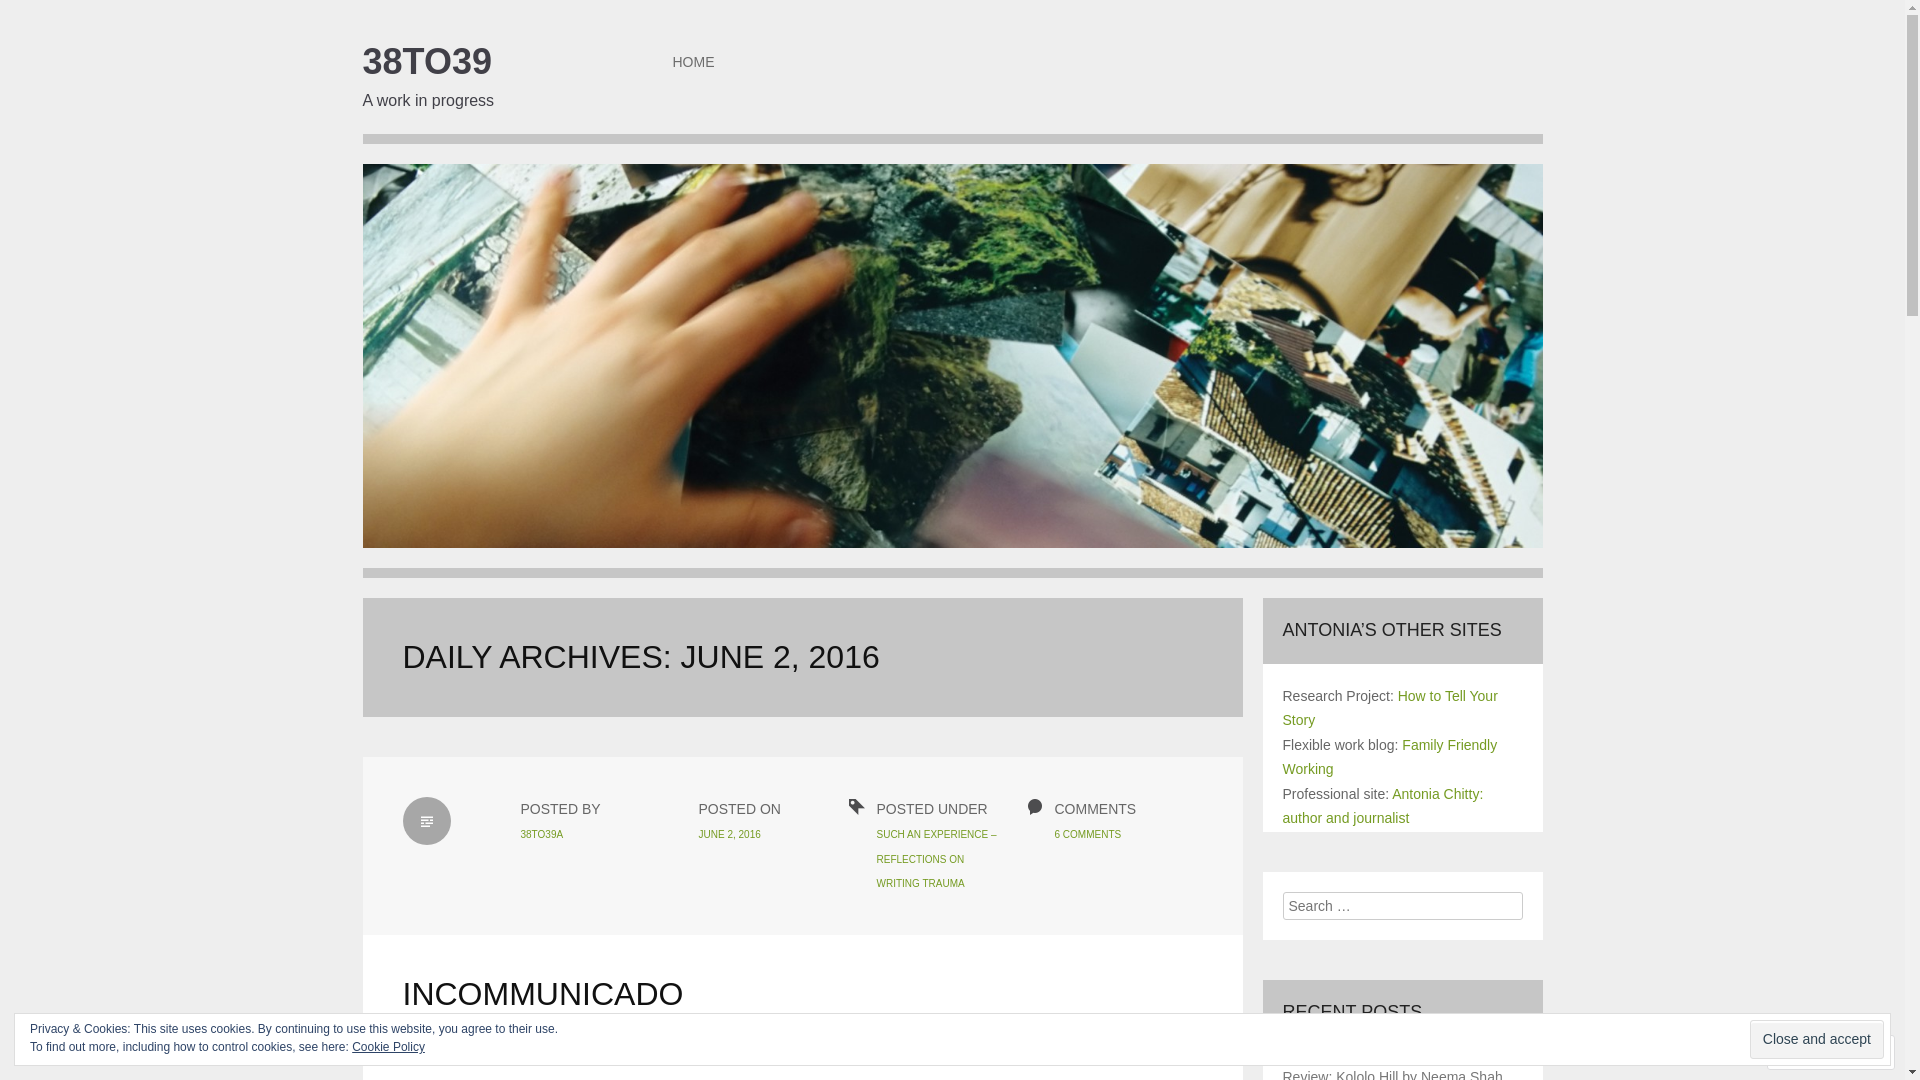 The width and height of the screenshot is (1920, 1080). I want to click on '38to39', so click(950, 370).